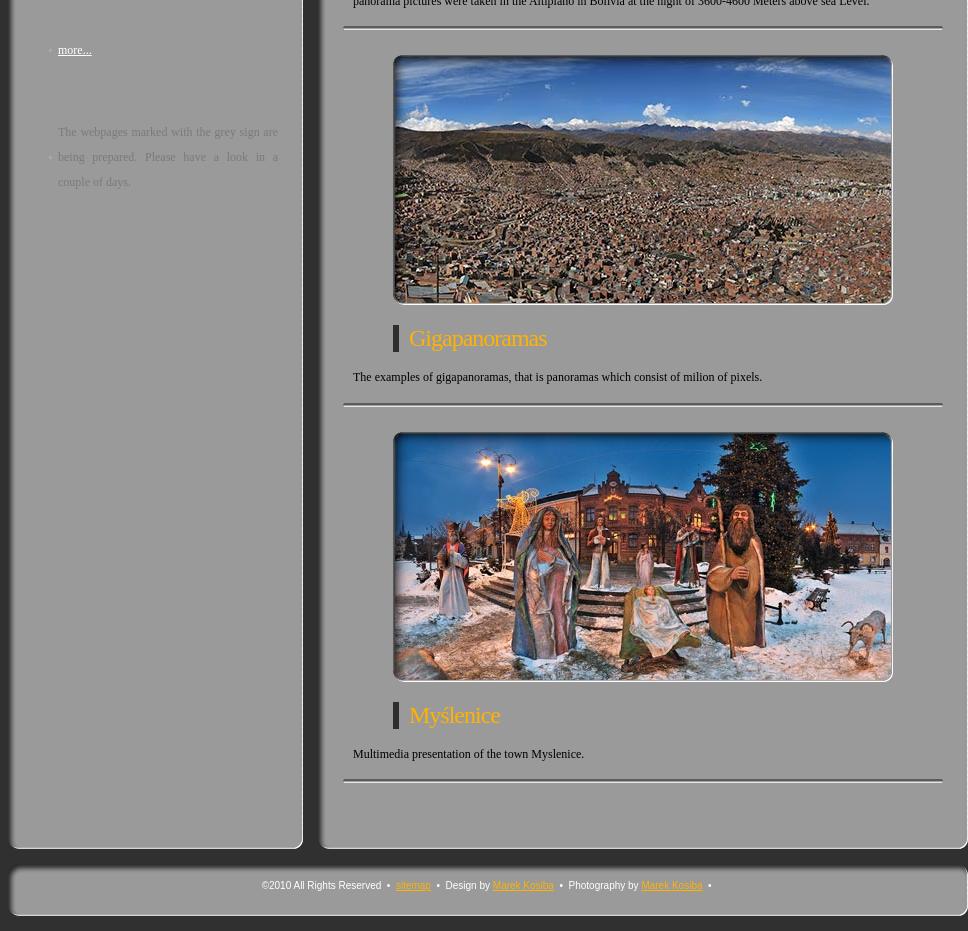  What do you see at coordinates (467, 752) in the screenshot?
I see `'Multimedia presentation of the town Myslenice.'` at bounding box center [467, 752].